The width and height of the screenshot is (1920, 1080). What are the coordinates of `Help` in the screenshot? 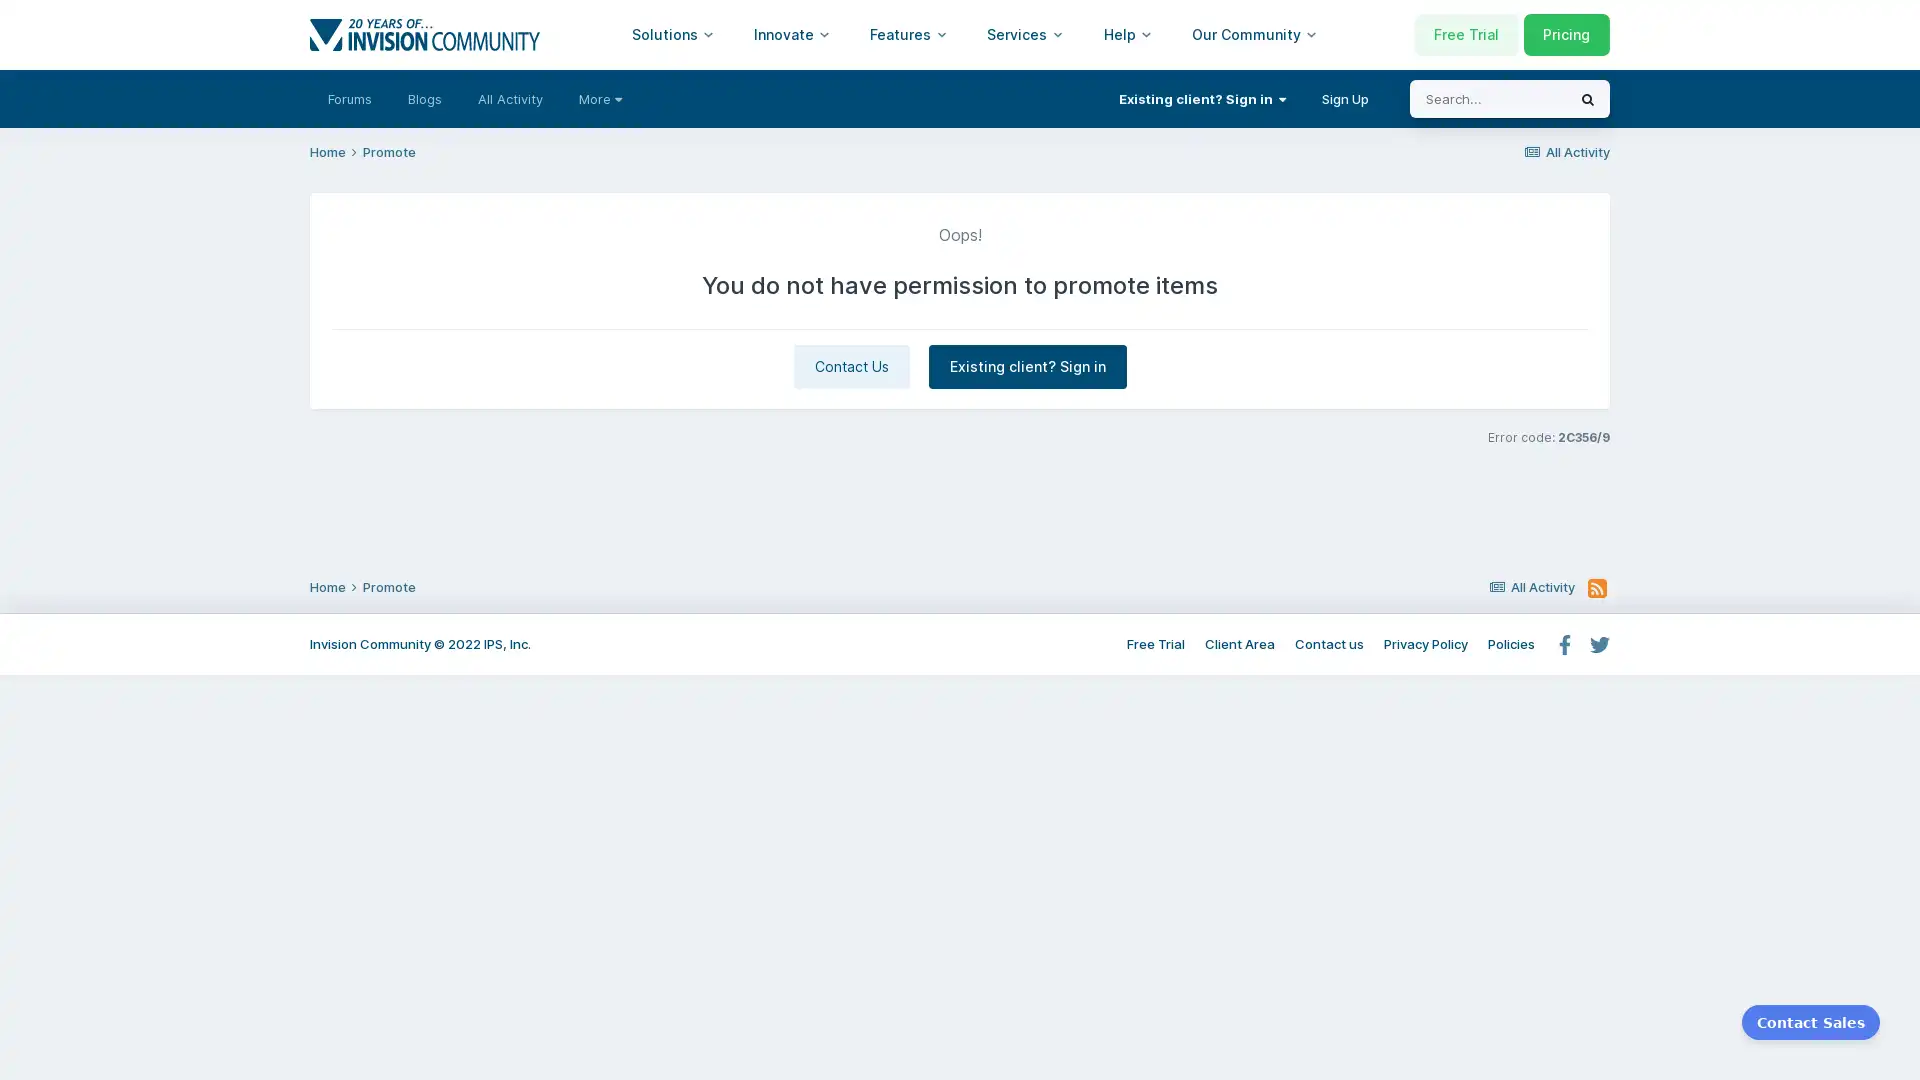 It's located at (1128, 34).